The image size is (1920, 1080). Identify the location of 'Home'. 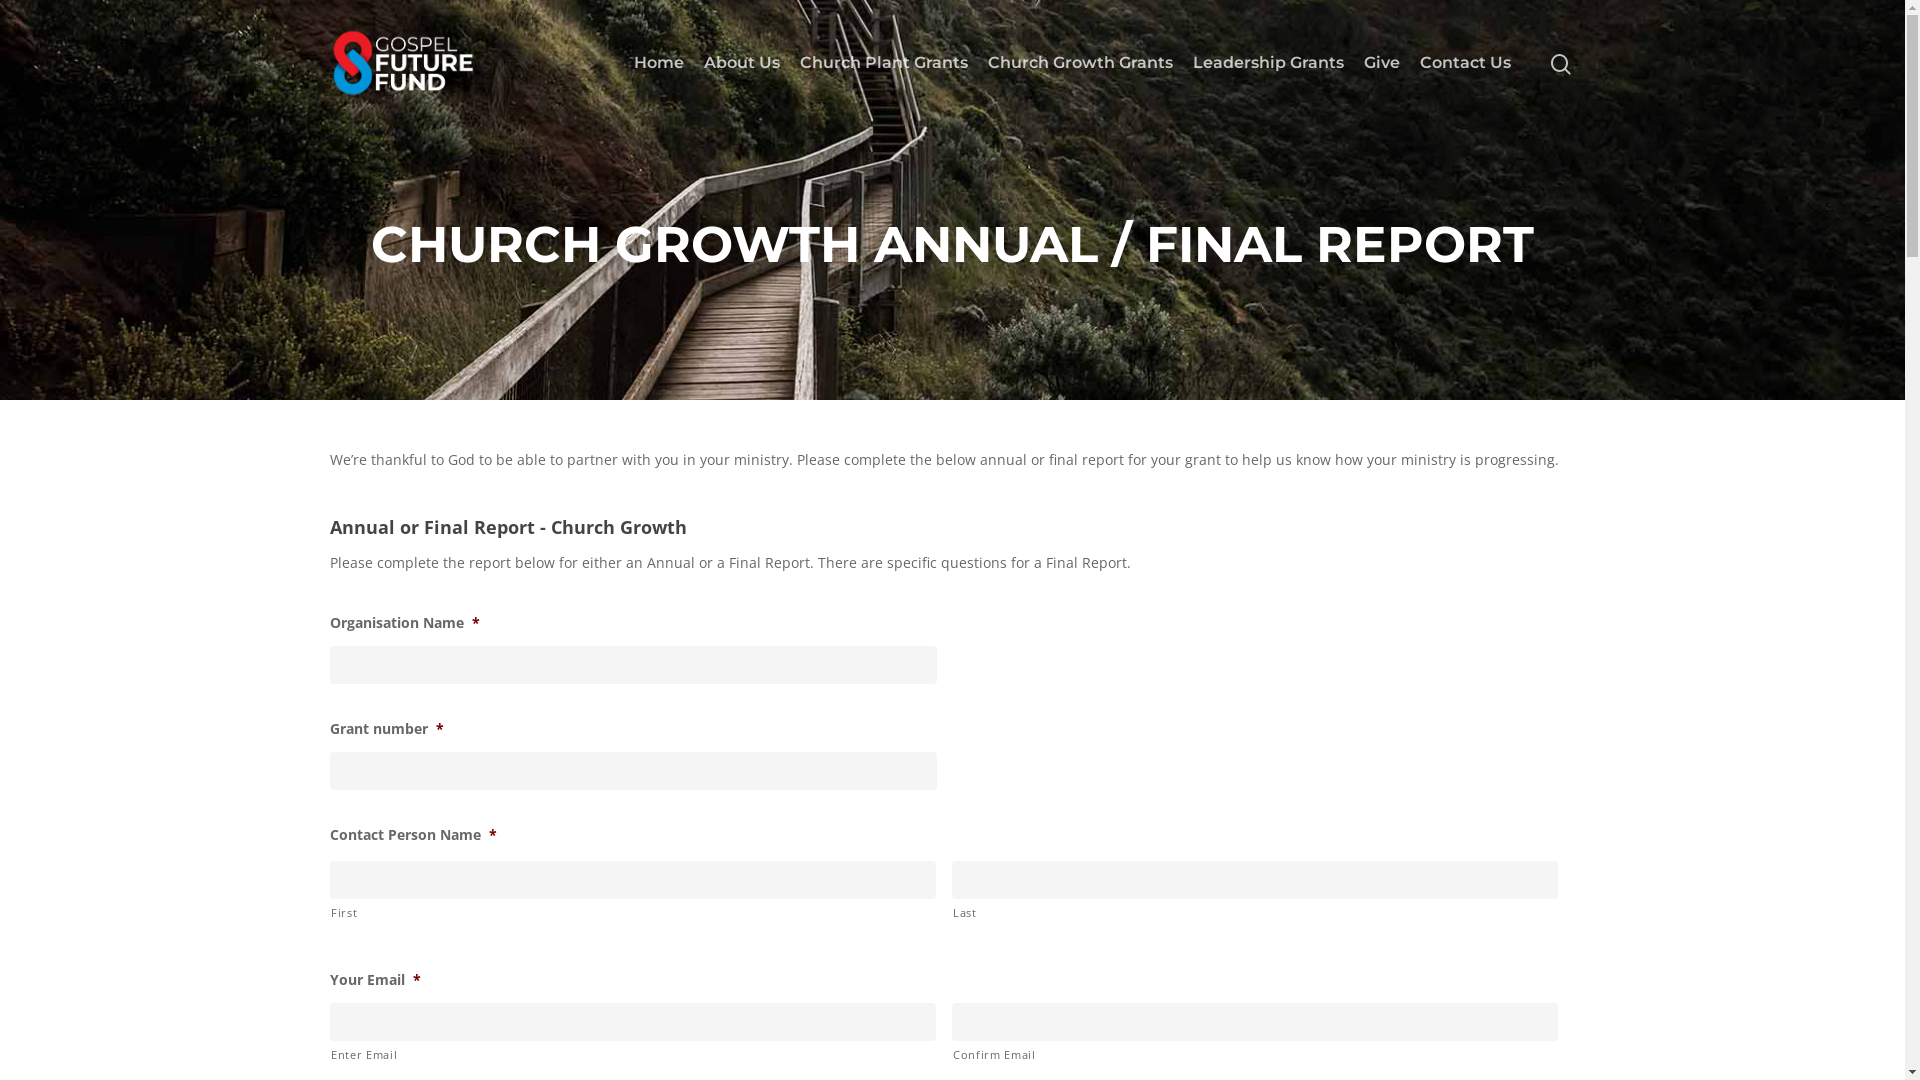
(658, 61).